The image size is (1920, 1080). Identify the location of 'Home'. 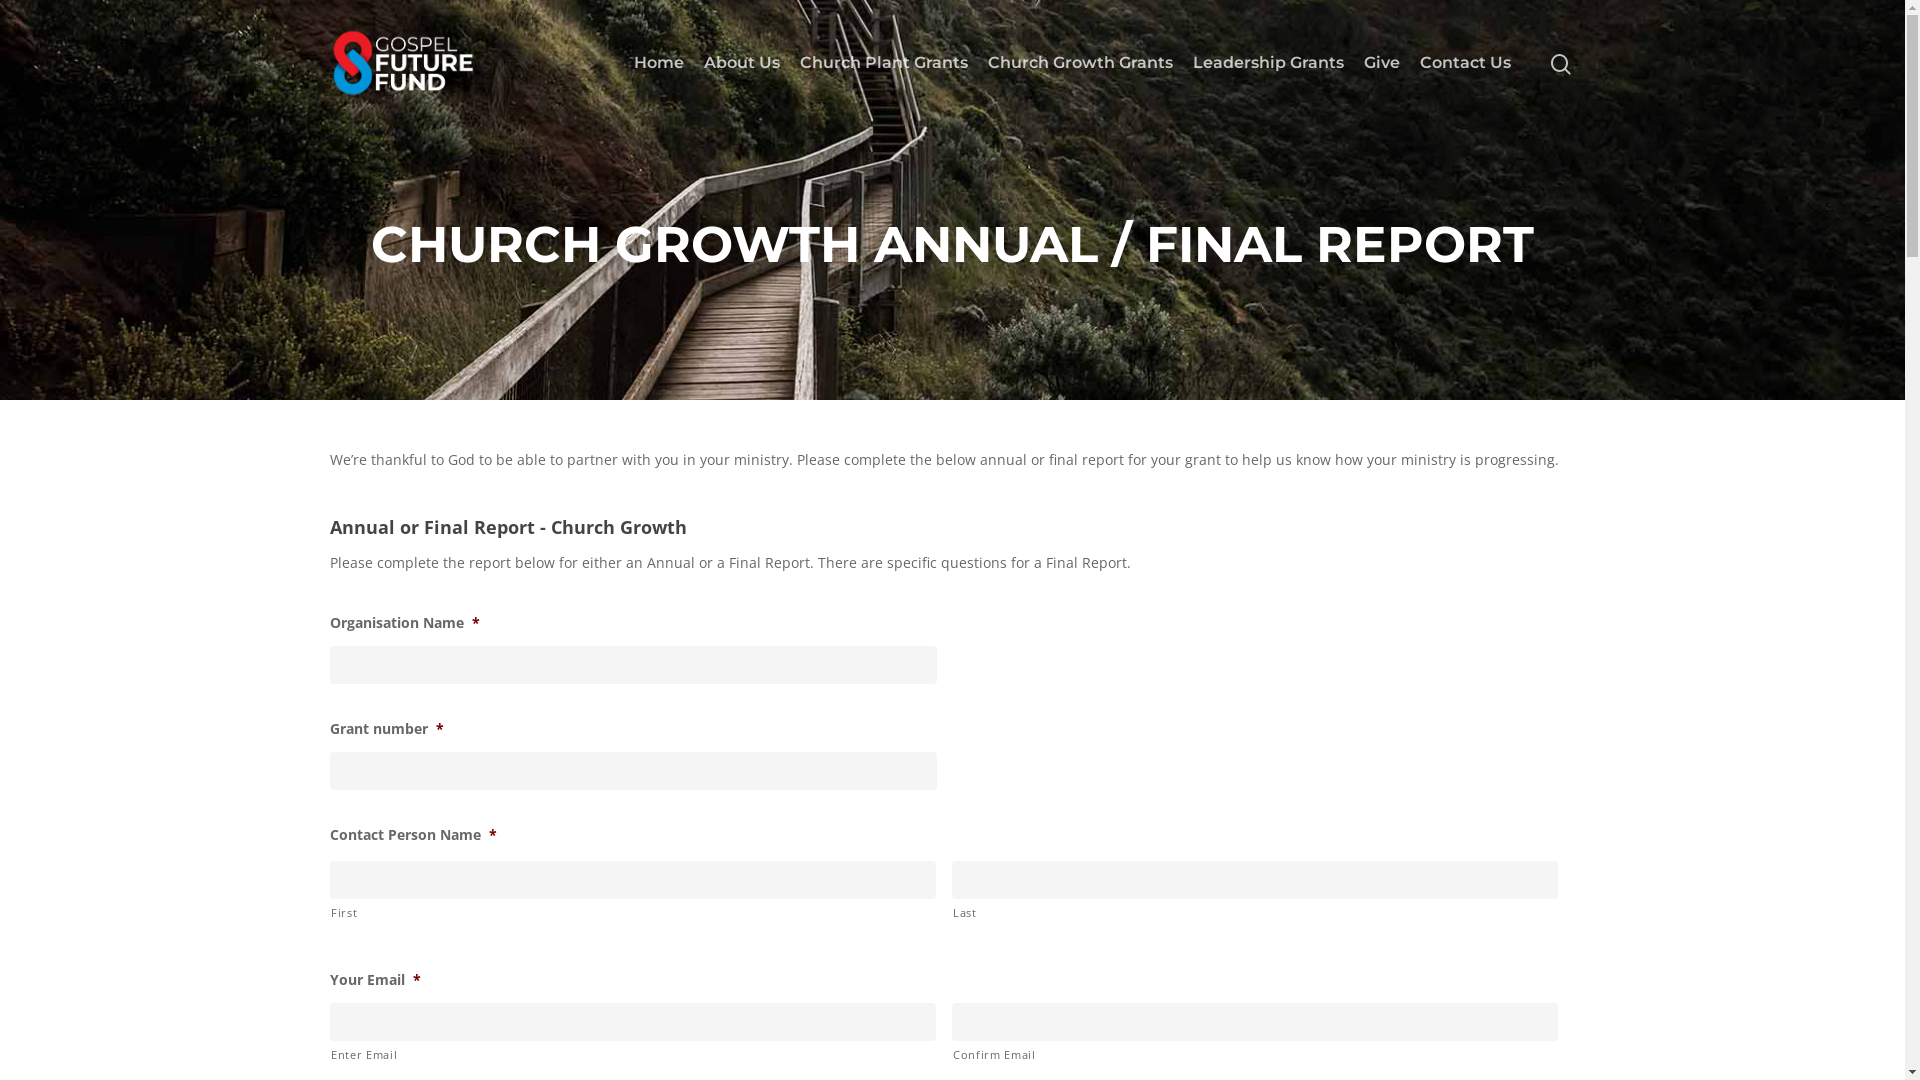
(658, 61).